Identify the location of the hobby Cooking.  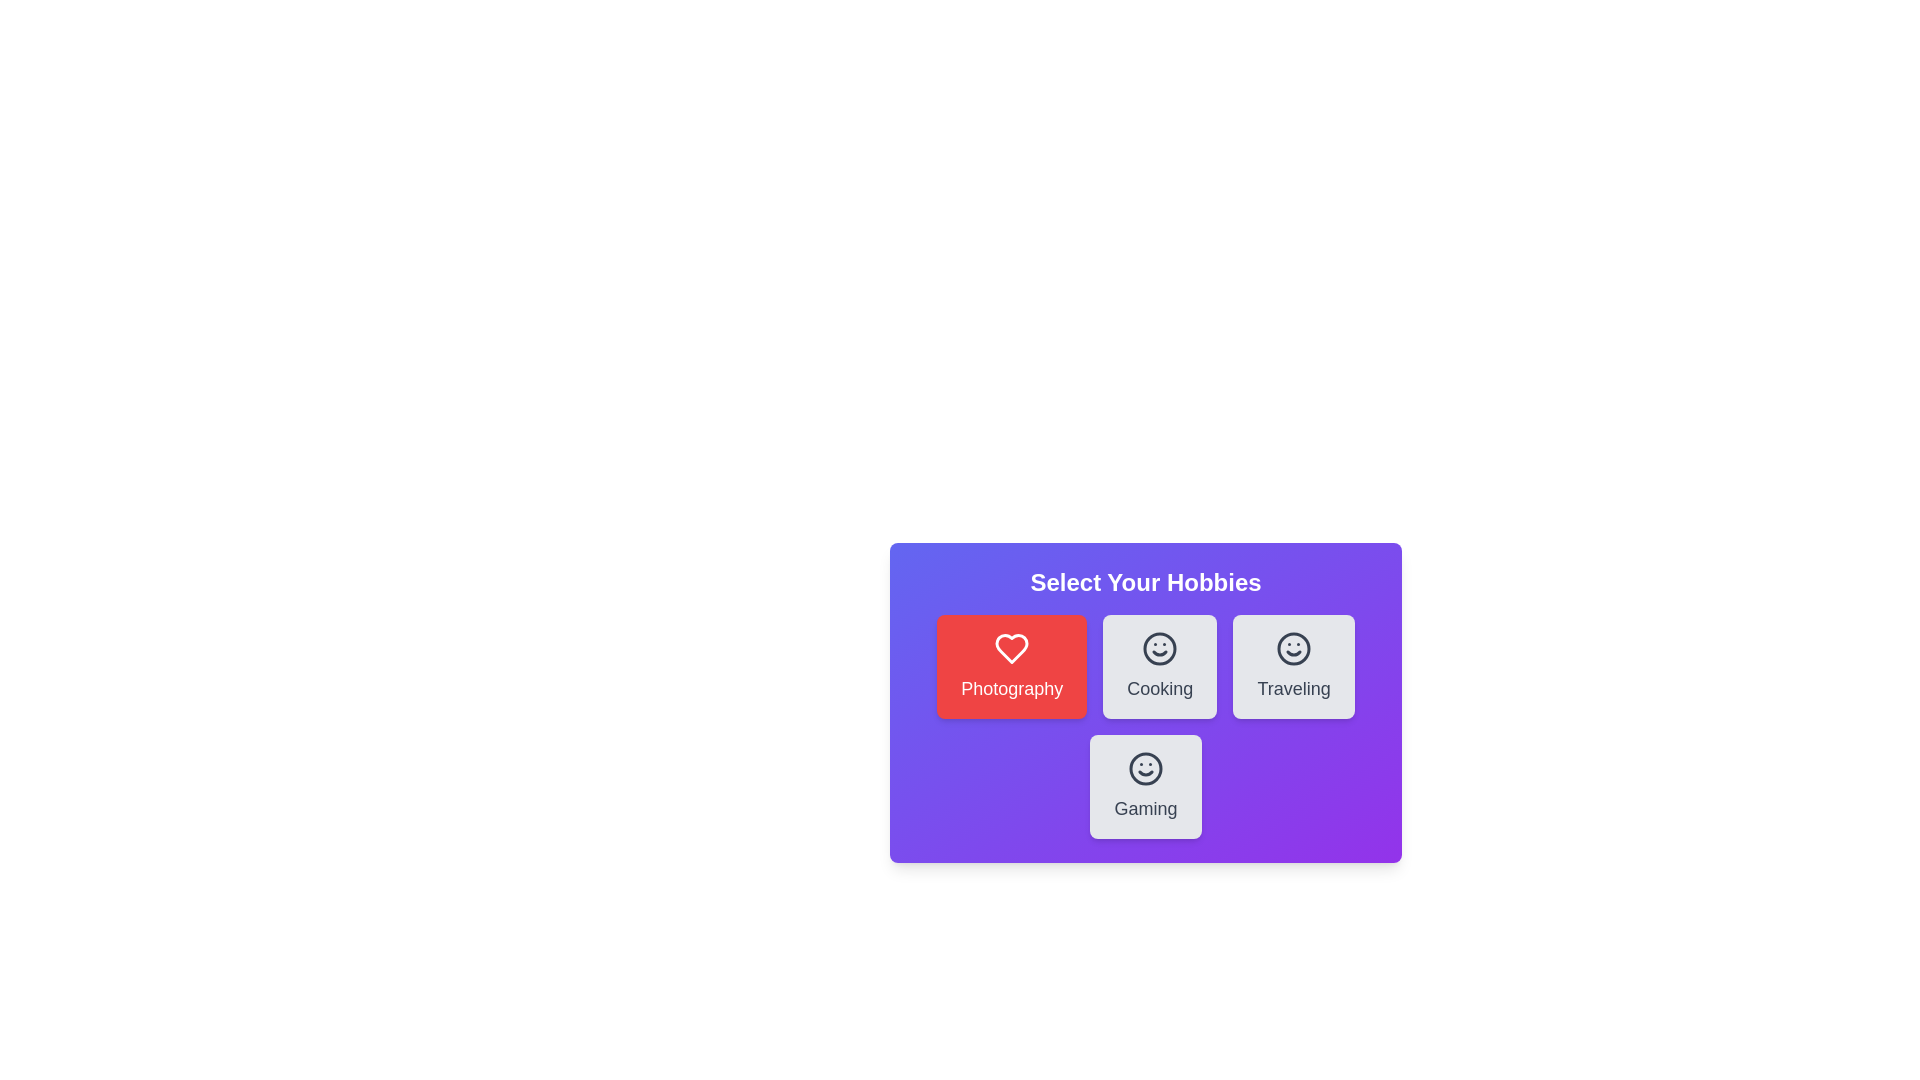
(1160, 667).